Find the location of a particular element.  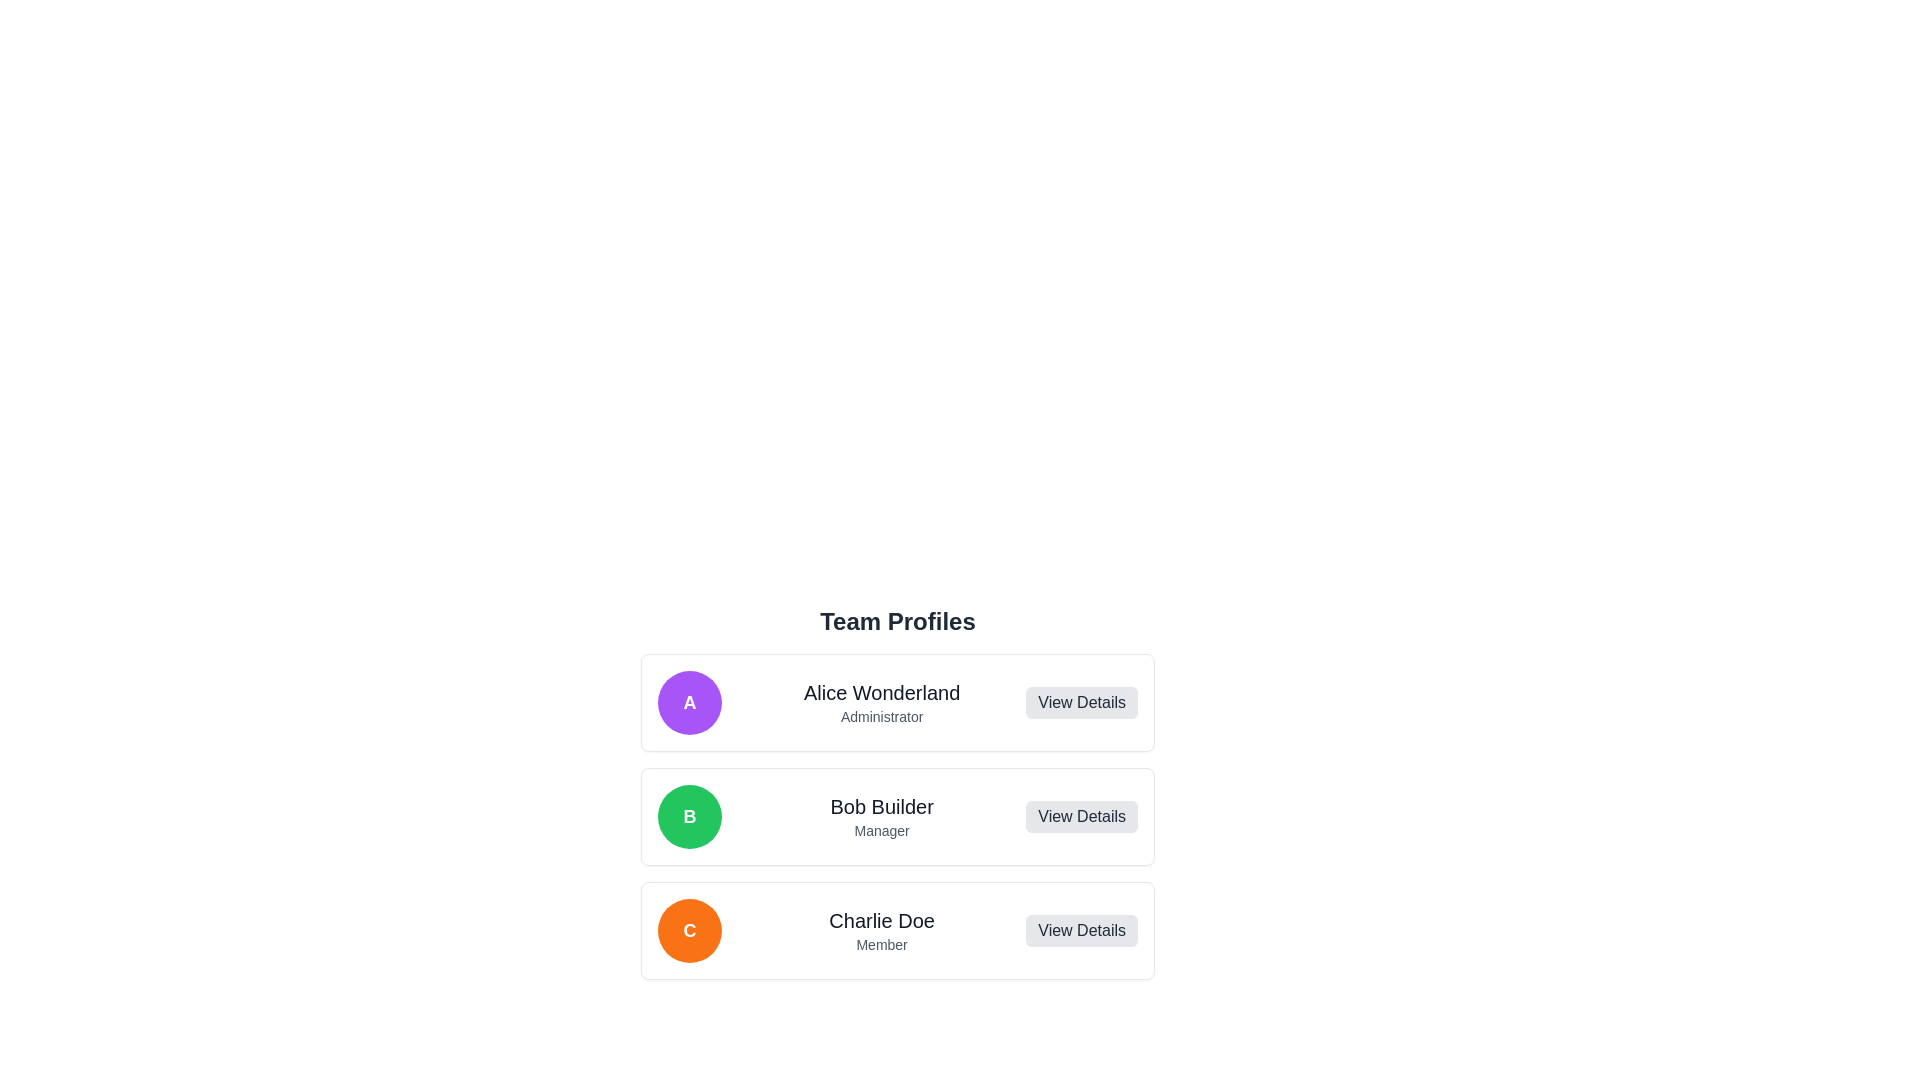

the circular badge with a purple background and a bold white letter 'A' at its center, located at the top-left corner of the profile card is located at coordinates (690, 701).